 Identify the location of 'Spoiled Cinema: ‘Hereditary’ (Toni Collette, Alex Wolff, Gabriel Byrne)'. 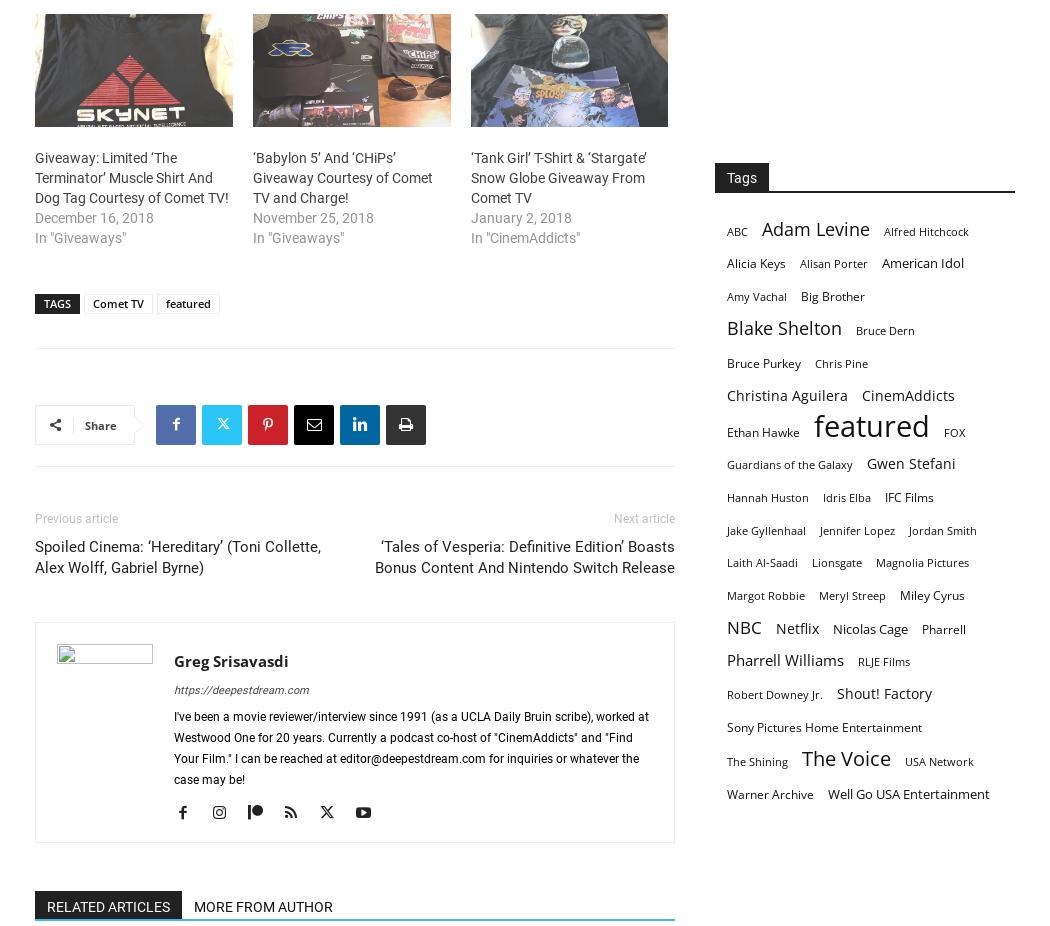
(177, 555).